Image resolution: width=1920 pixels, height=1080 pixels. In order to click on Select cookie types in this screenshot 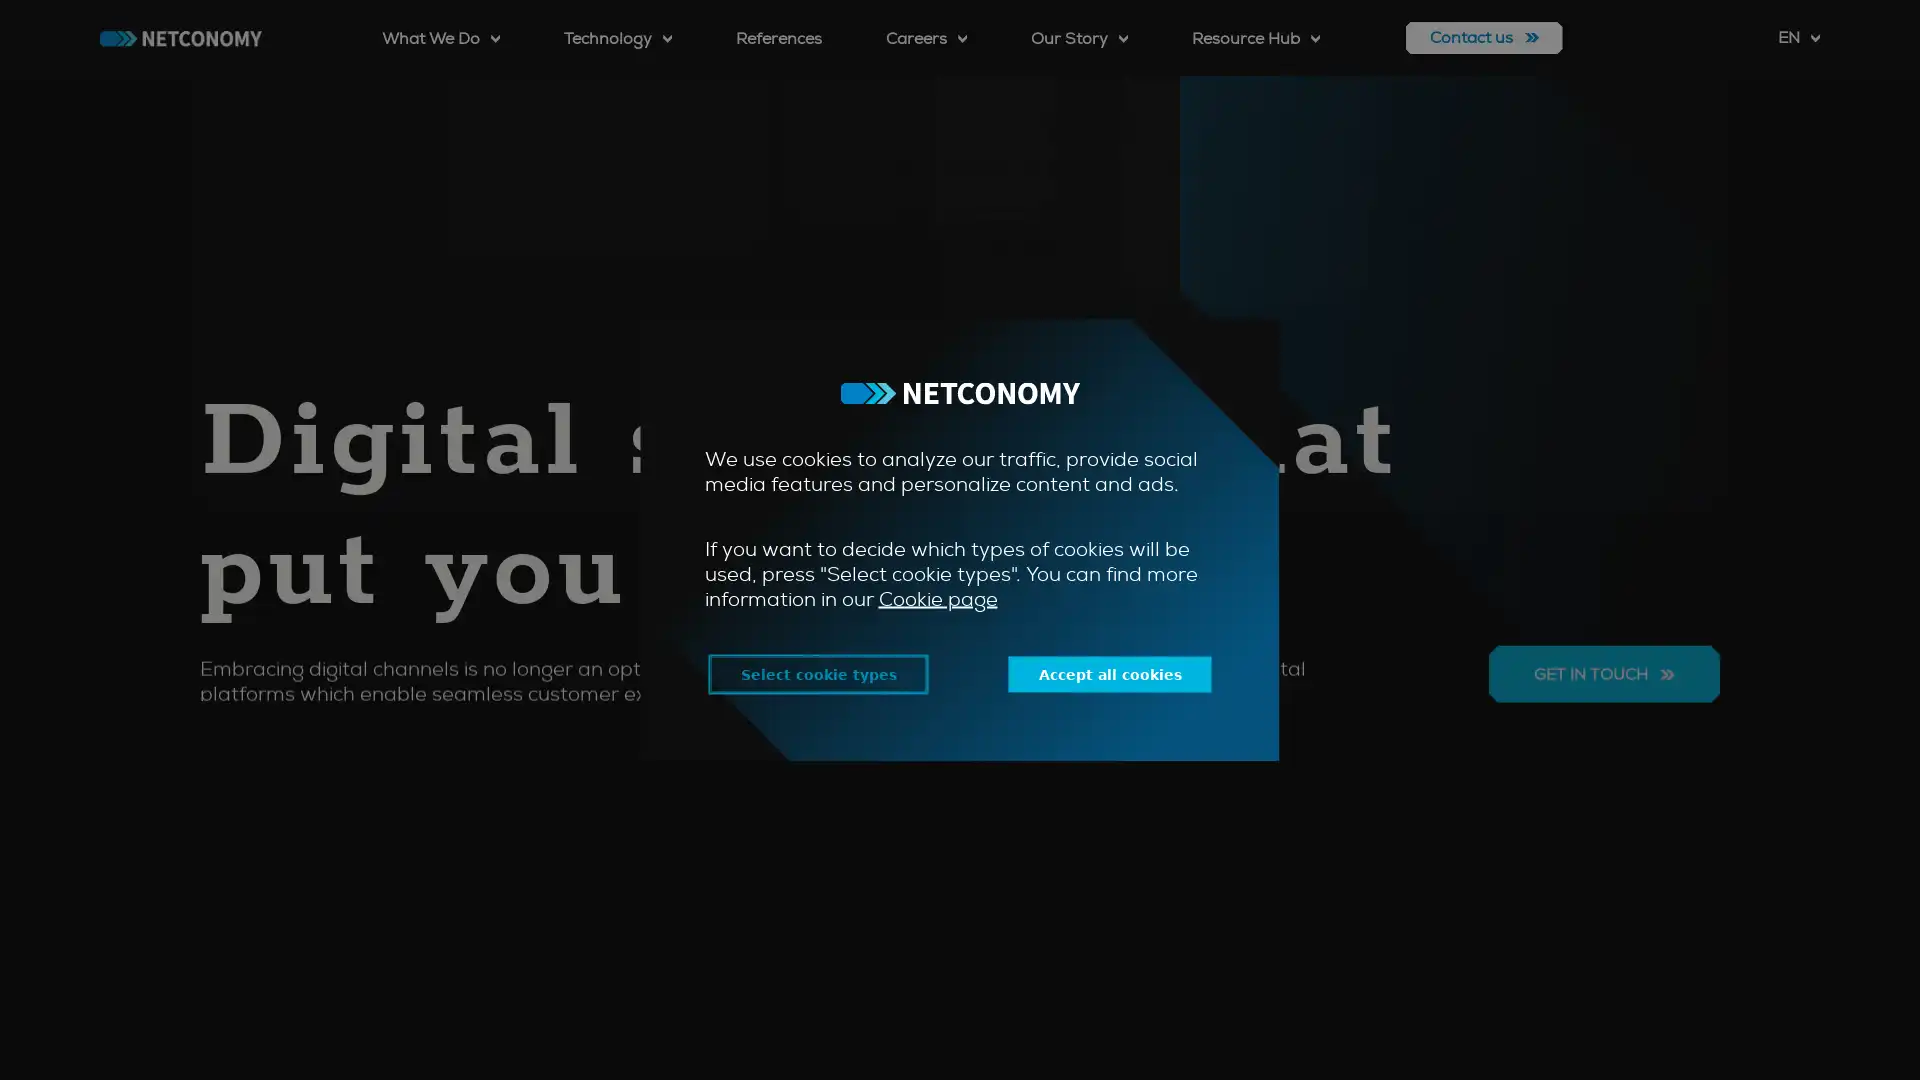, I will do `click(801, 674)`.